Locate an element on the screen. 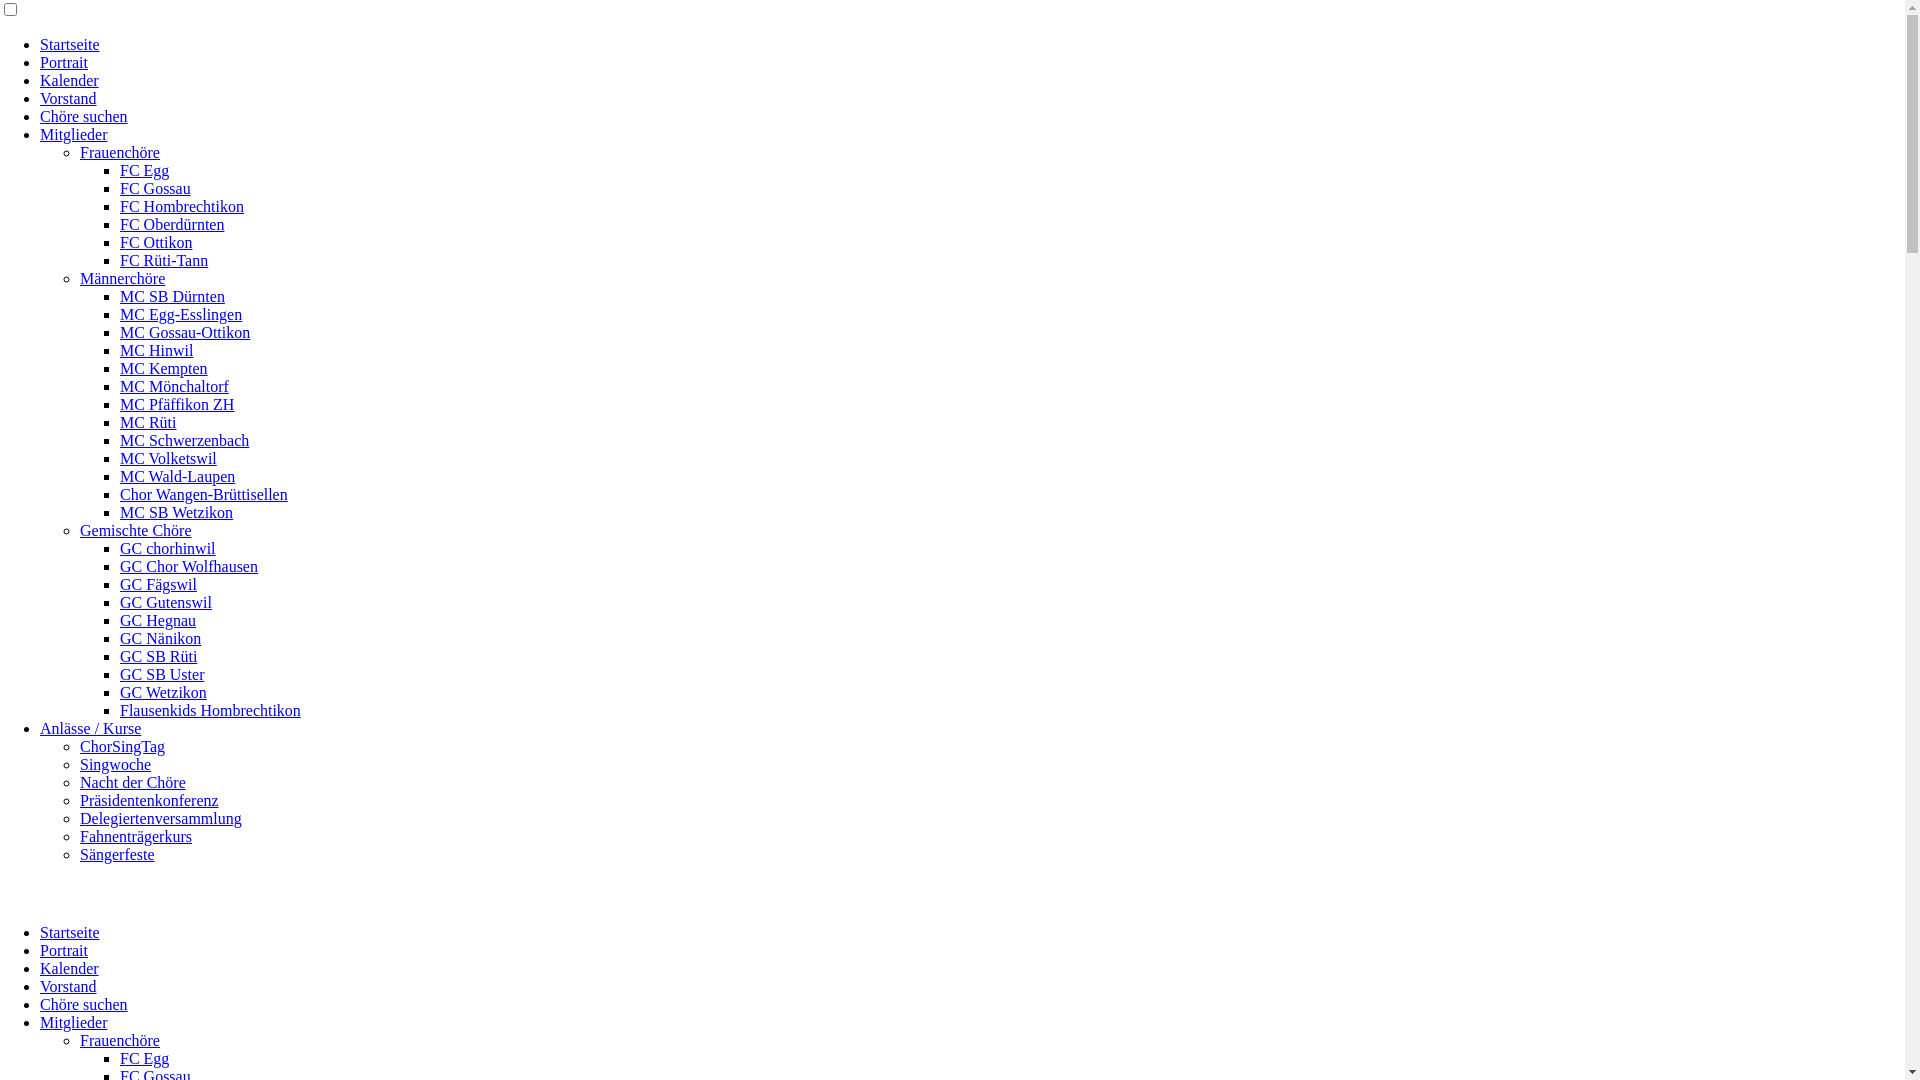  'Kalender' is located at coordinates (69, 79).